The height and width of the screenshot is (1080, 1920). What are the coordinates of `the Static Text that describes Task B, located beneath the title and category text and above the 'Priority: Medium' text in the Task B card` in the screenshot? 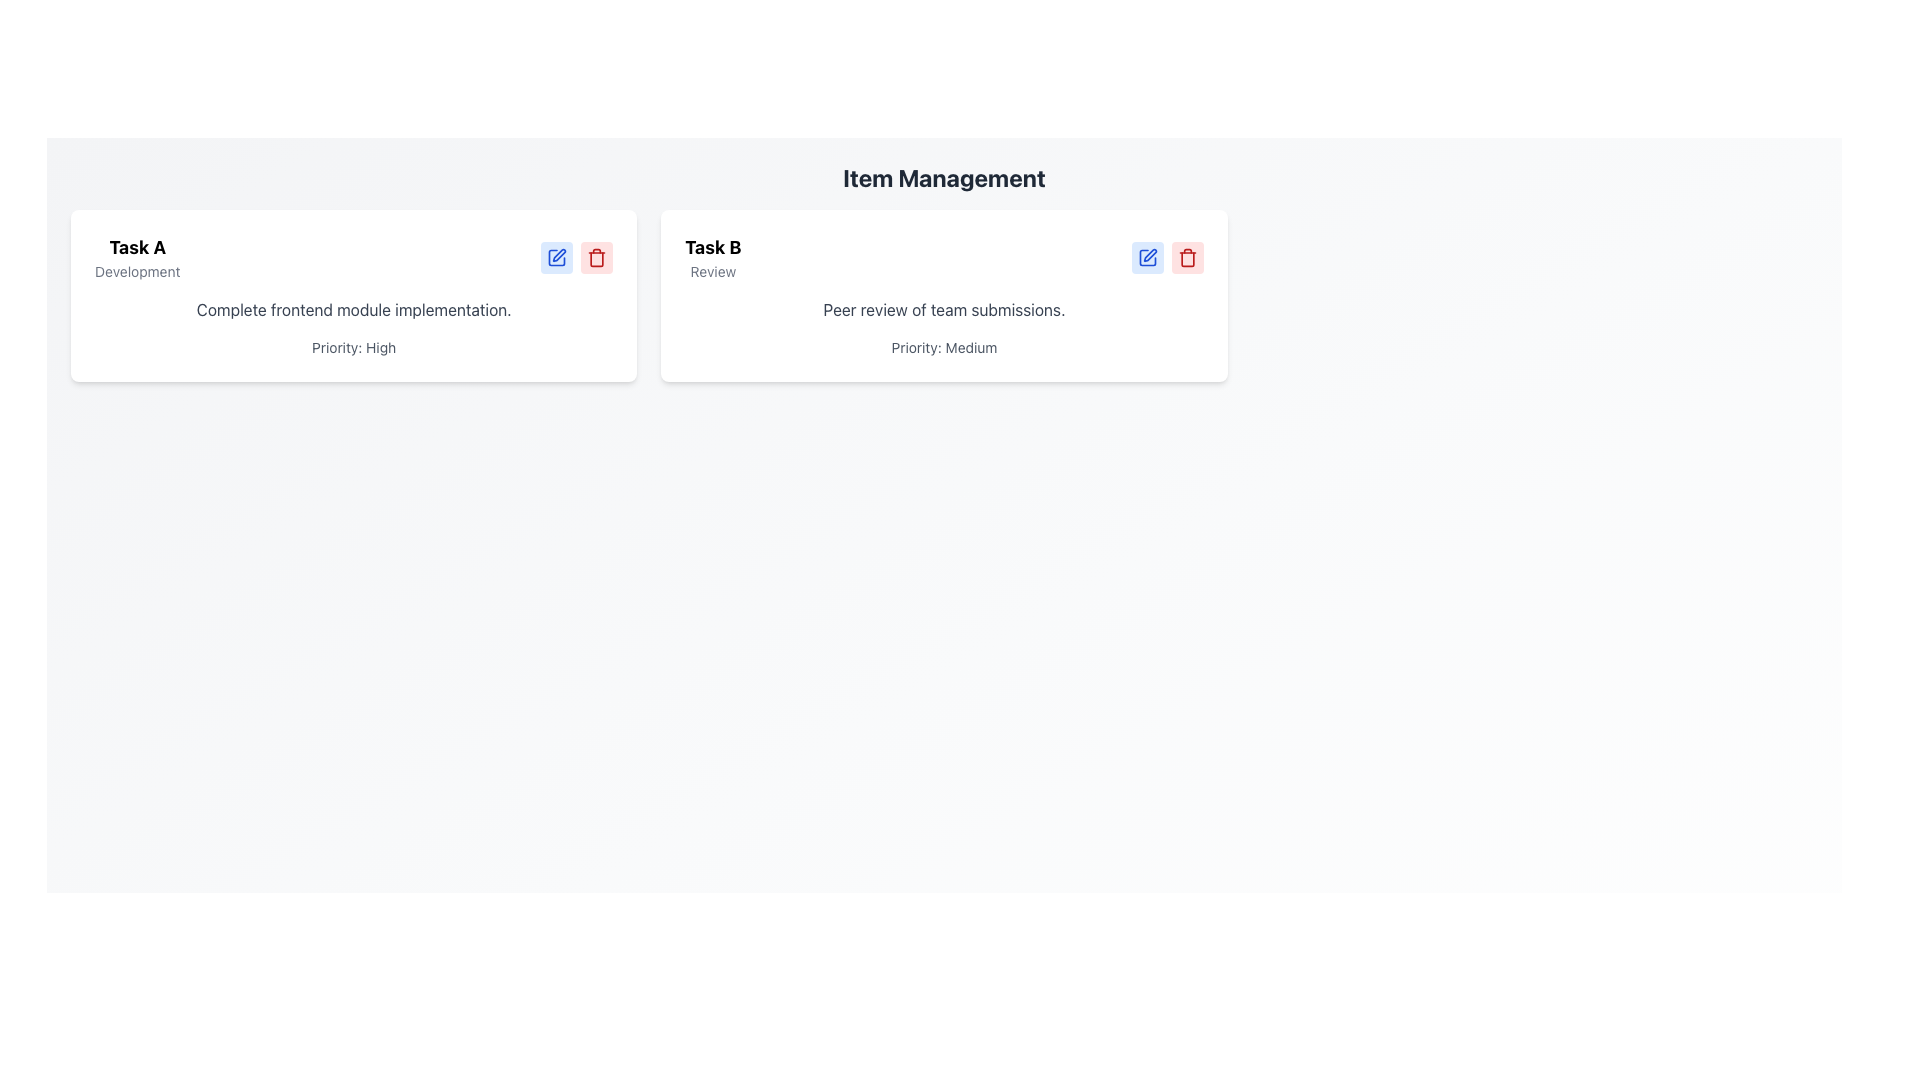 It's located at (943, 309).